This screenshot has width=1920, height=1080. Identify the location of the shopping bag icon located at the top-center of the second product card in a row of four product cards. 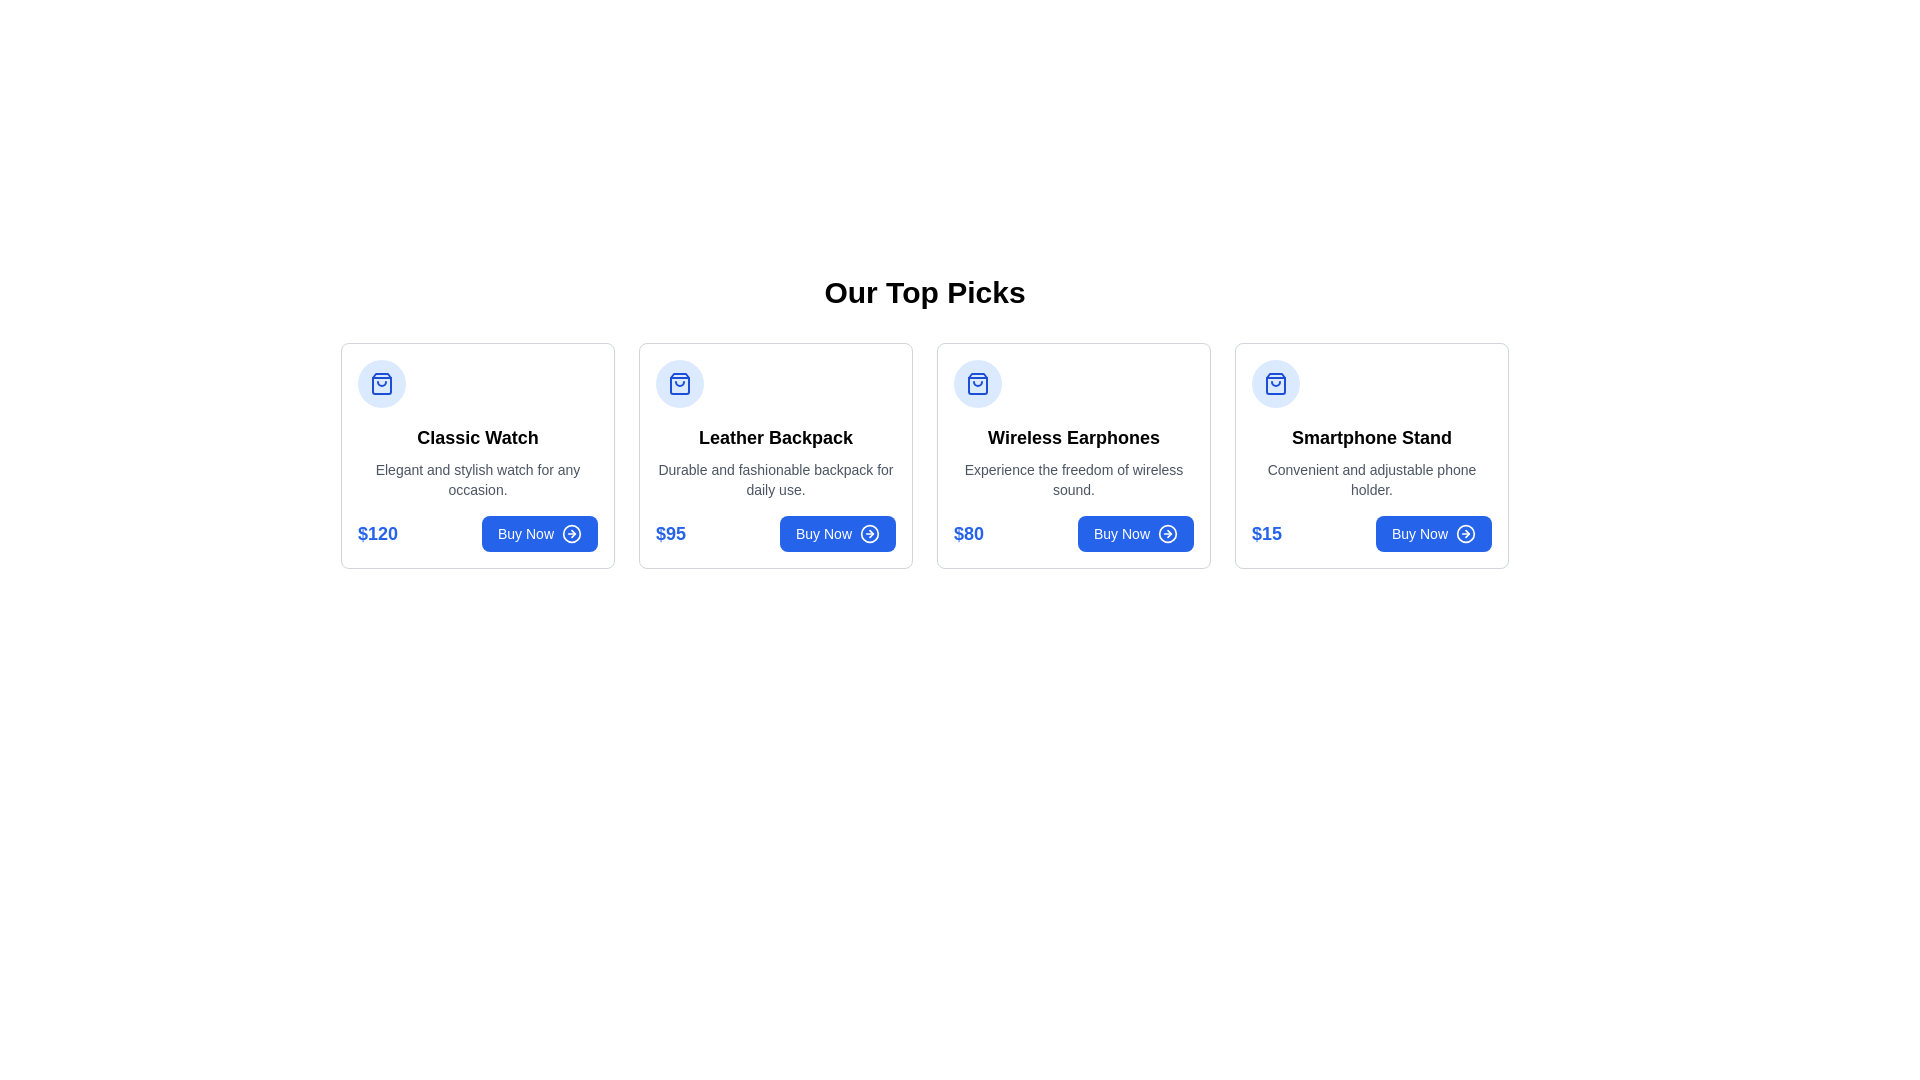
(1275, 384).